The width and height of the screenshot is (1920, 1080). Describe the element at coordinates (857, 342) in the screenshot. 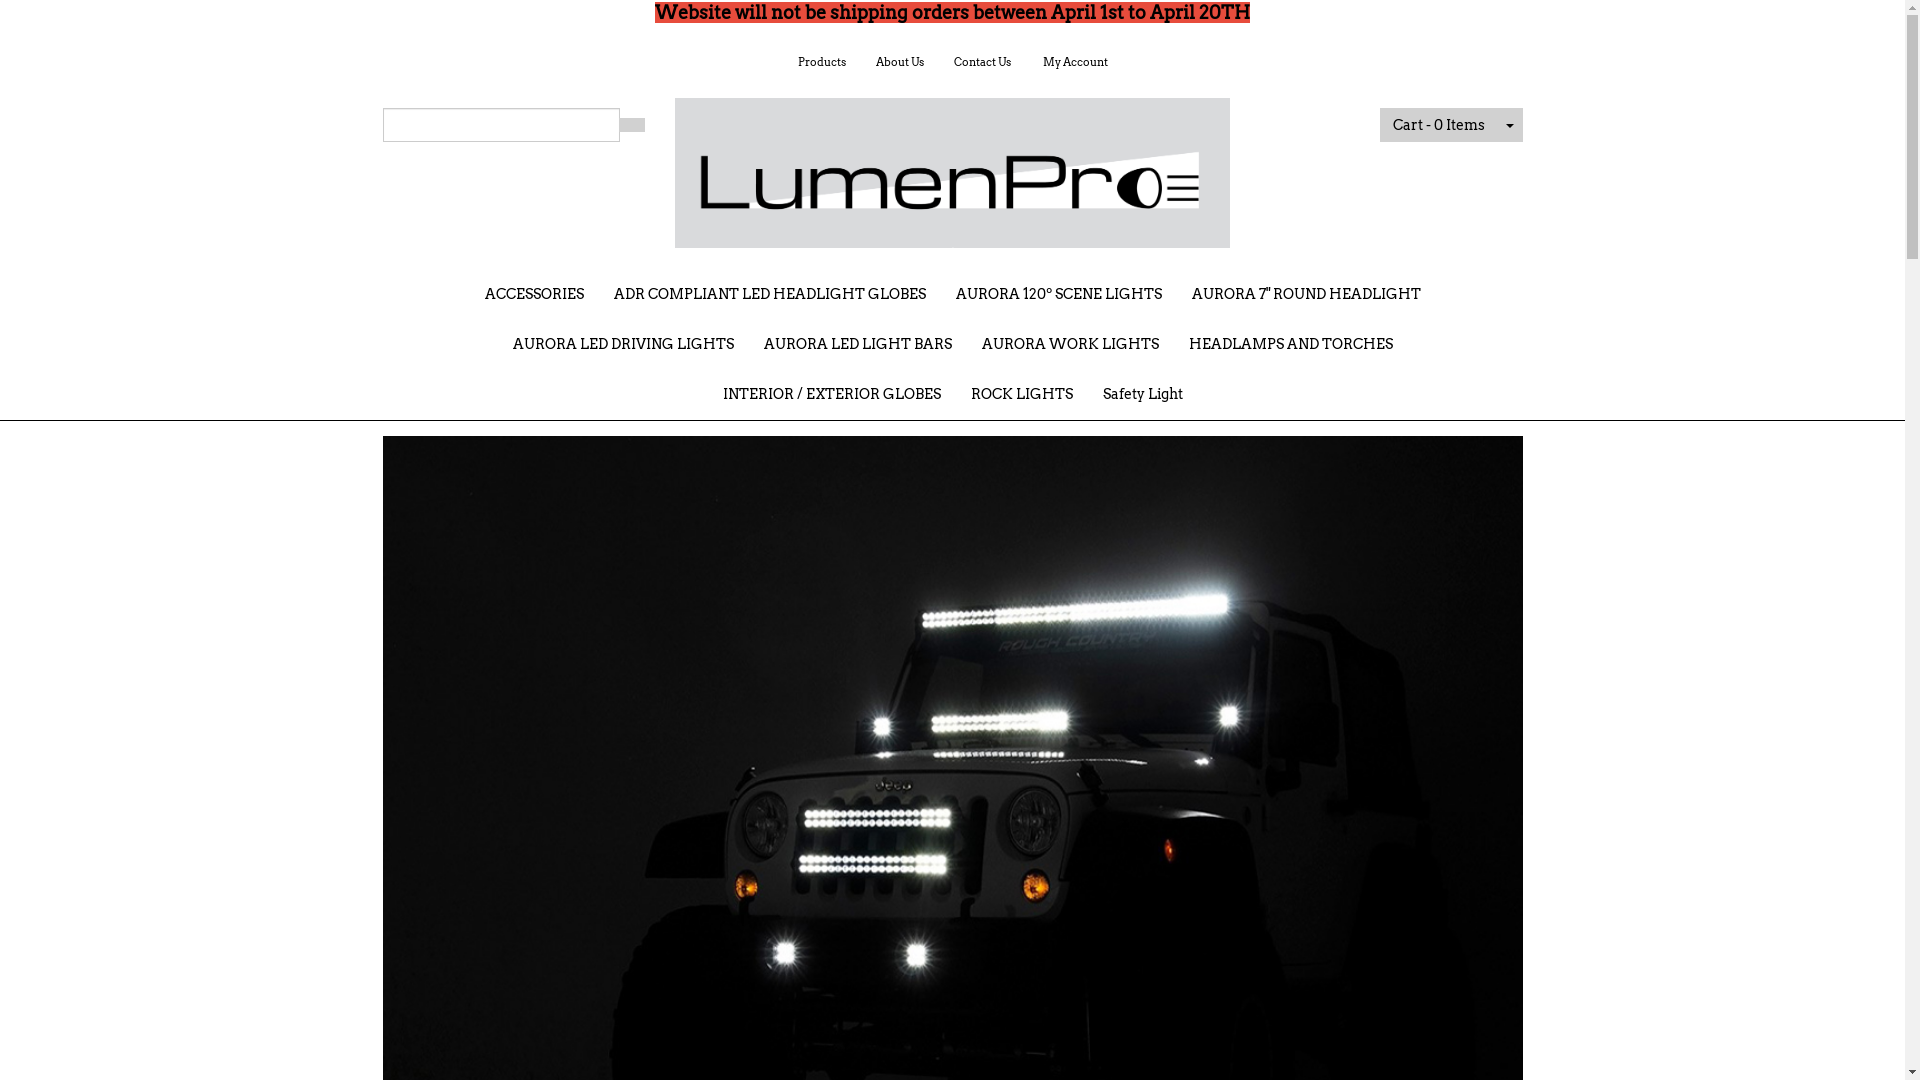

I see `'AURORA LED LIGHT BARS'` at that location.